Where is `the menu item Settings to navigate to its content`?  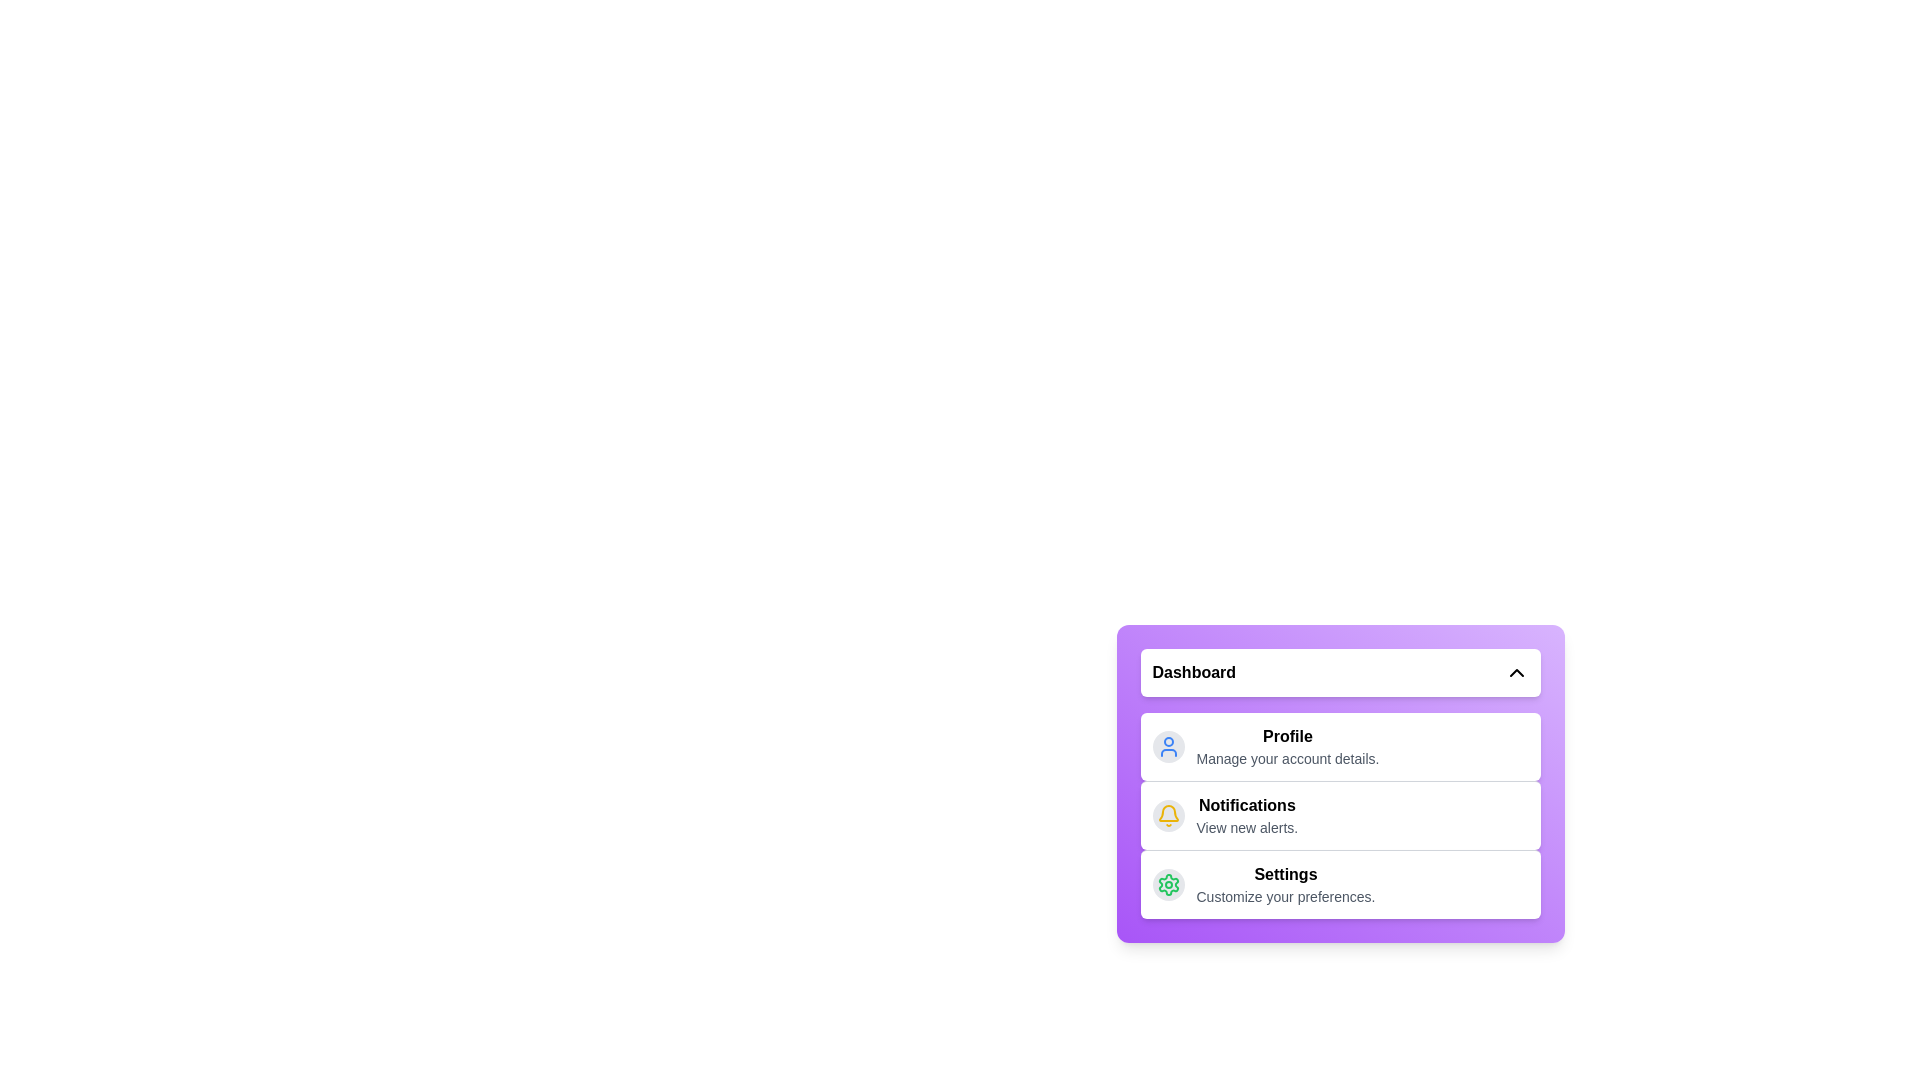 the menu item Settings to navigate to its content is located at coordinates (1285, 883).